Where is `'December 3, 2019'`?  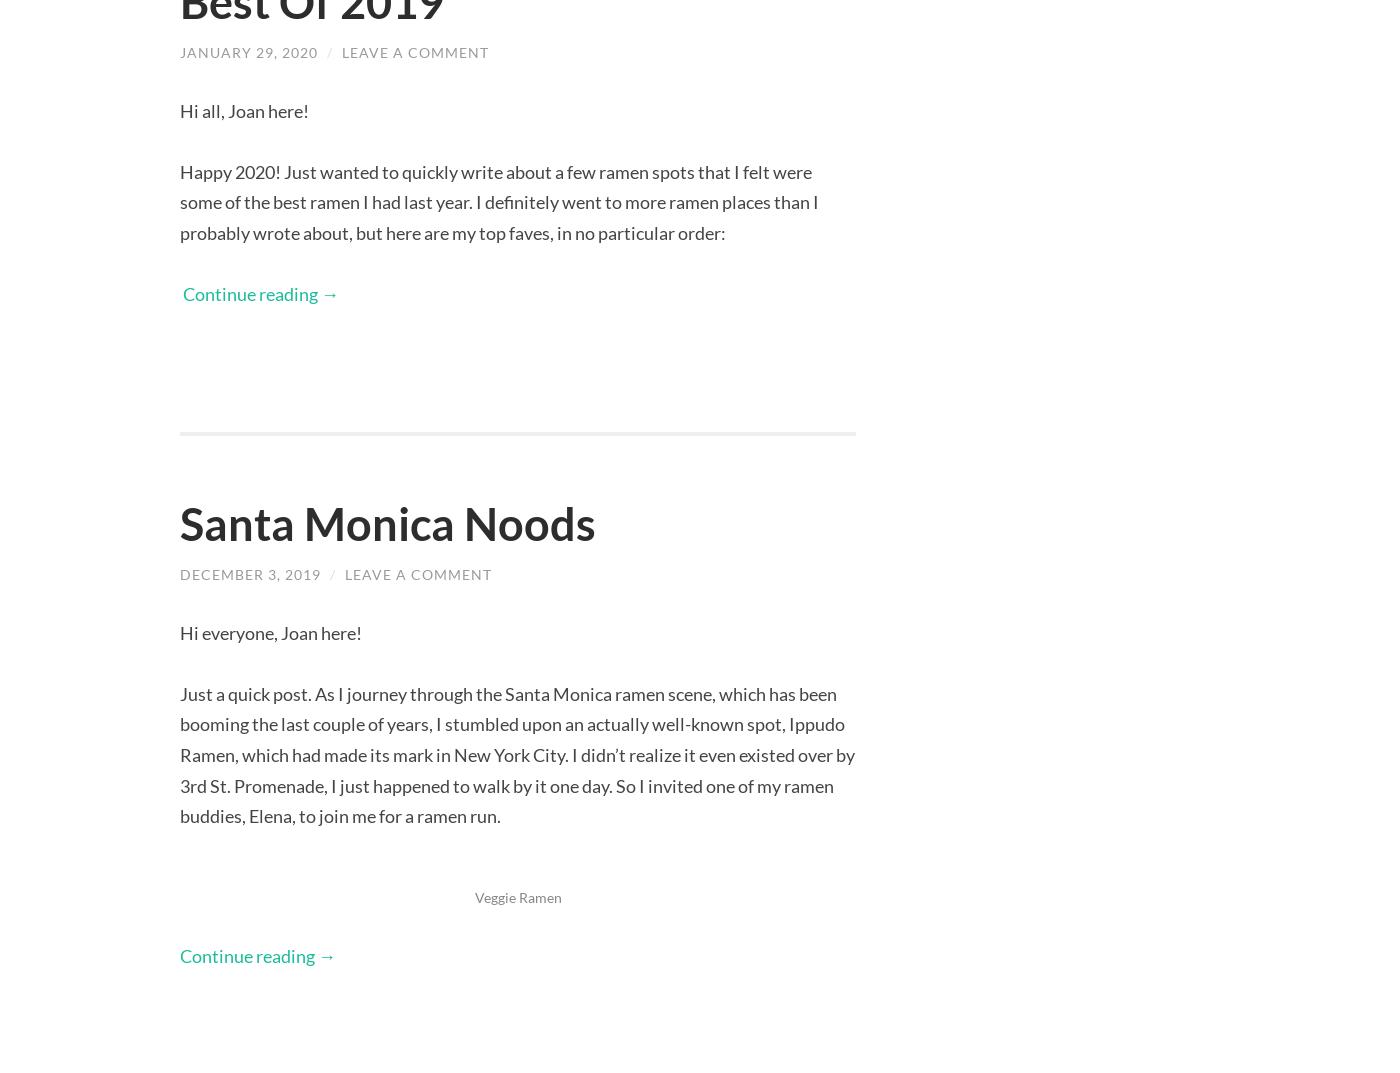
'December 3, 2019' is located at coordinates (250, 574).